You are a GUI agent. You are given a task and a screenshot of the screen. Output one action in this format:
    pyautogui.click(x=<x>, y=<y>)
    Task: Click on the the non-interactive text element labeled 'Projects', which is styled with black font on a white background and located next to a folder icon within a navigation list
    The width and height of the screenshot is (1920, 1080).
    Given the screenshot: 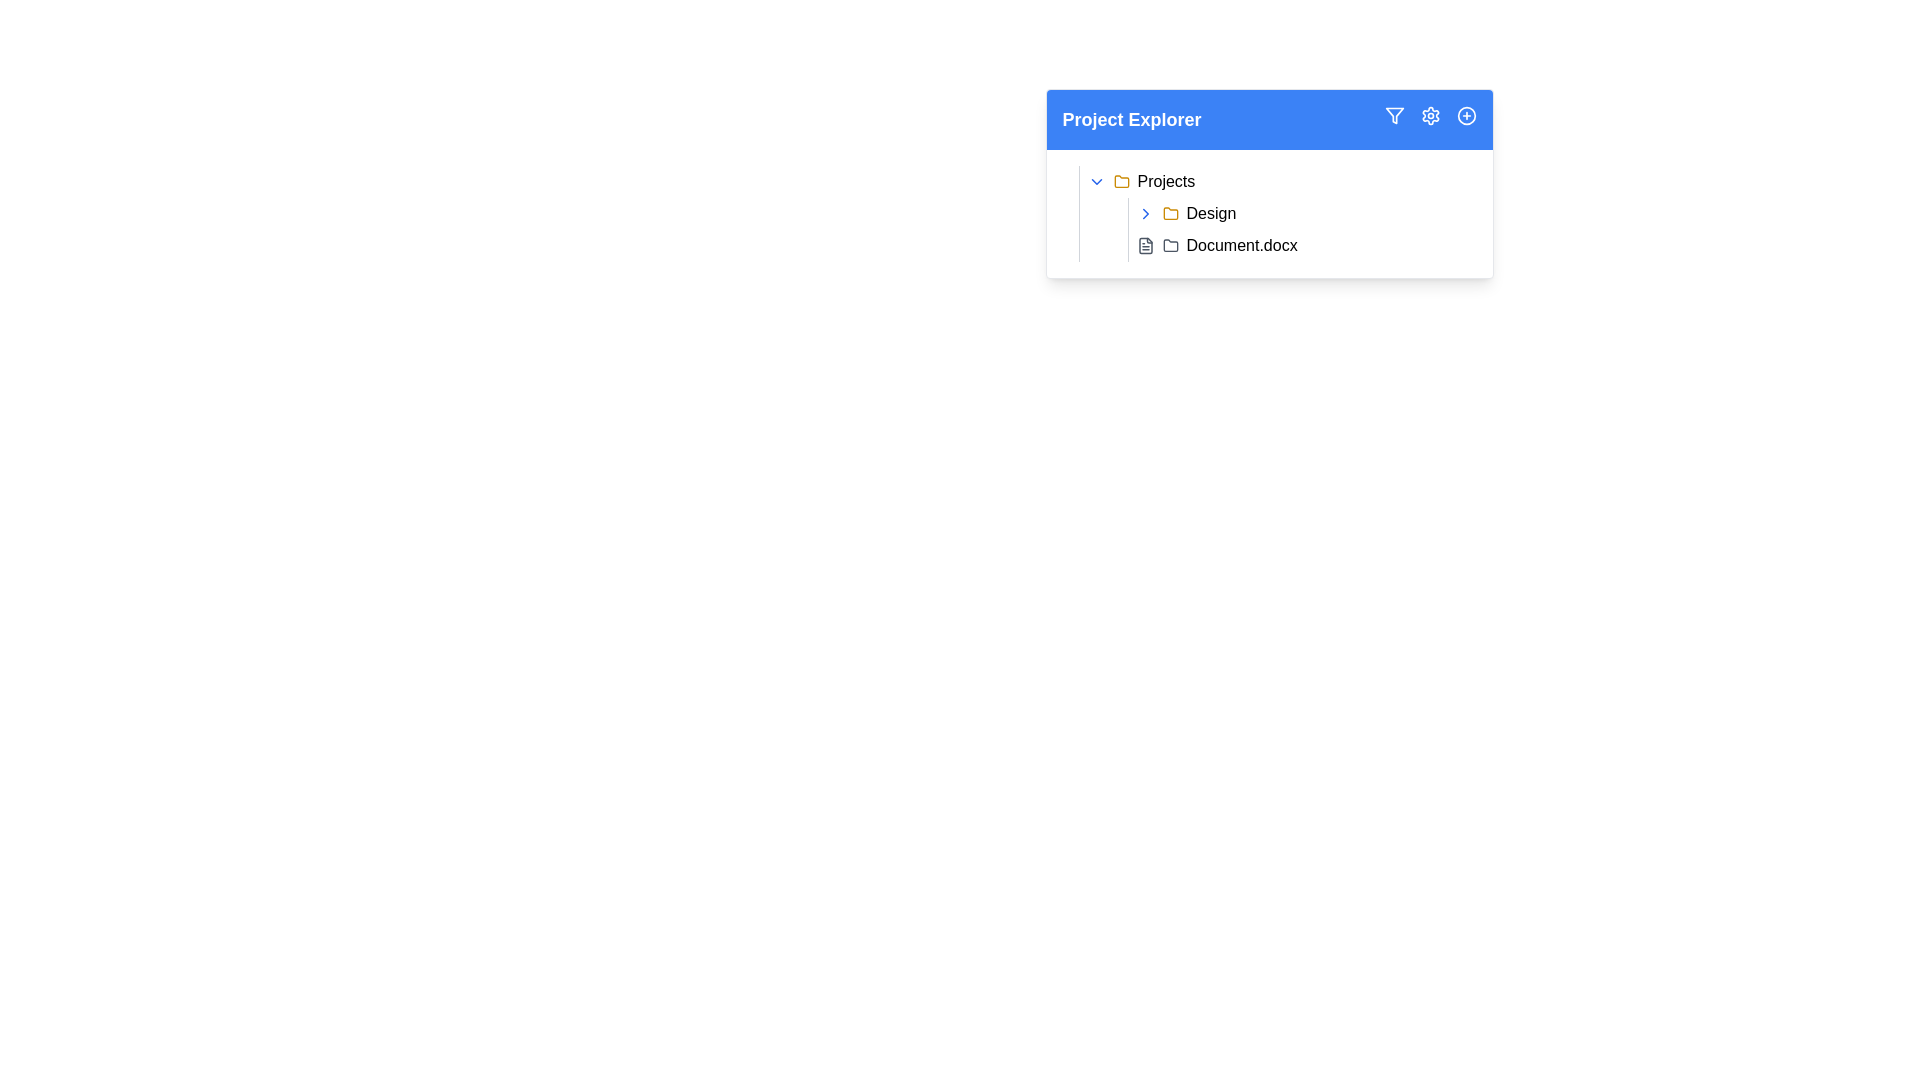 What is the action you would take?
    pyautogui.click(x=1166, y=181)
    